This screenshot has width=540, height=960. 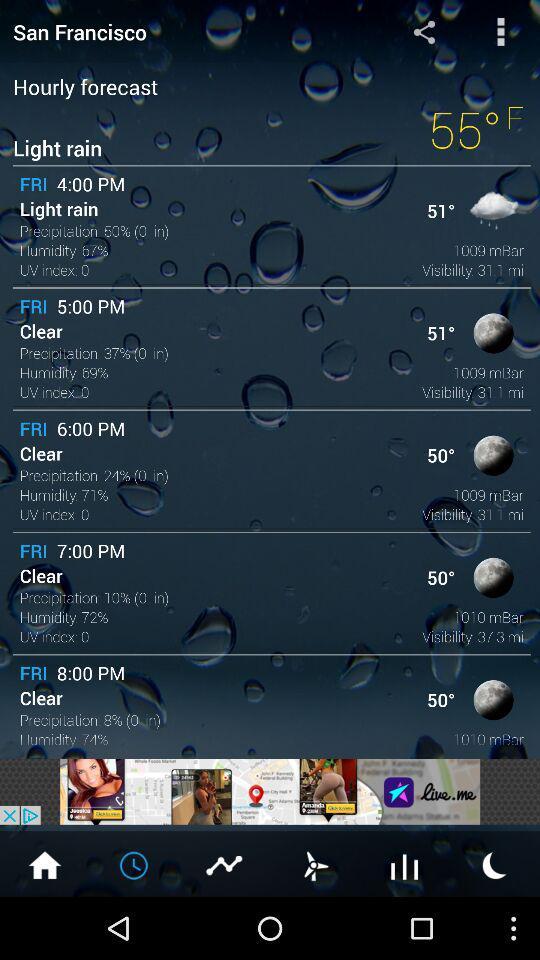 What do you see at coordinates (423, 30) in the screenshot?
I see `the item above hourly forecast` at bounding box center [423, 30].